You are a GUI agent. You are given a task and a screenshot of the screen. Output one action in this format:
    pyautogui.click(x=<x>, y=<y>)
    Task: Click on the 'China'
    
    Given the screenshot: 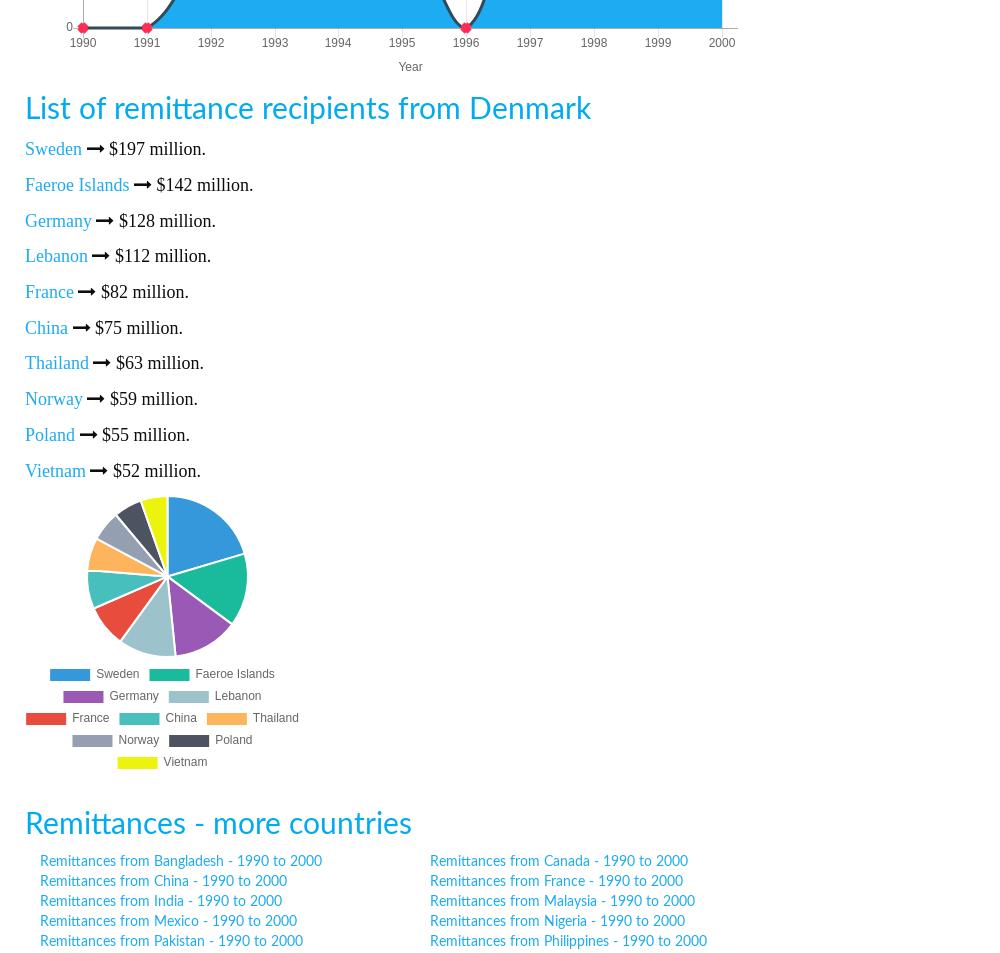 What is the action you would take?
    pyautogui.click(x=46, y=325)
    